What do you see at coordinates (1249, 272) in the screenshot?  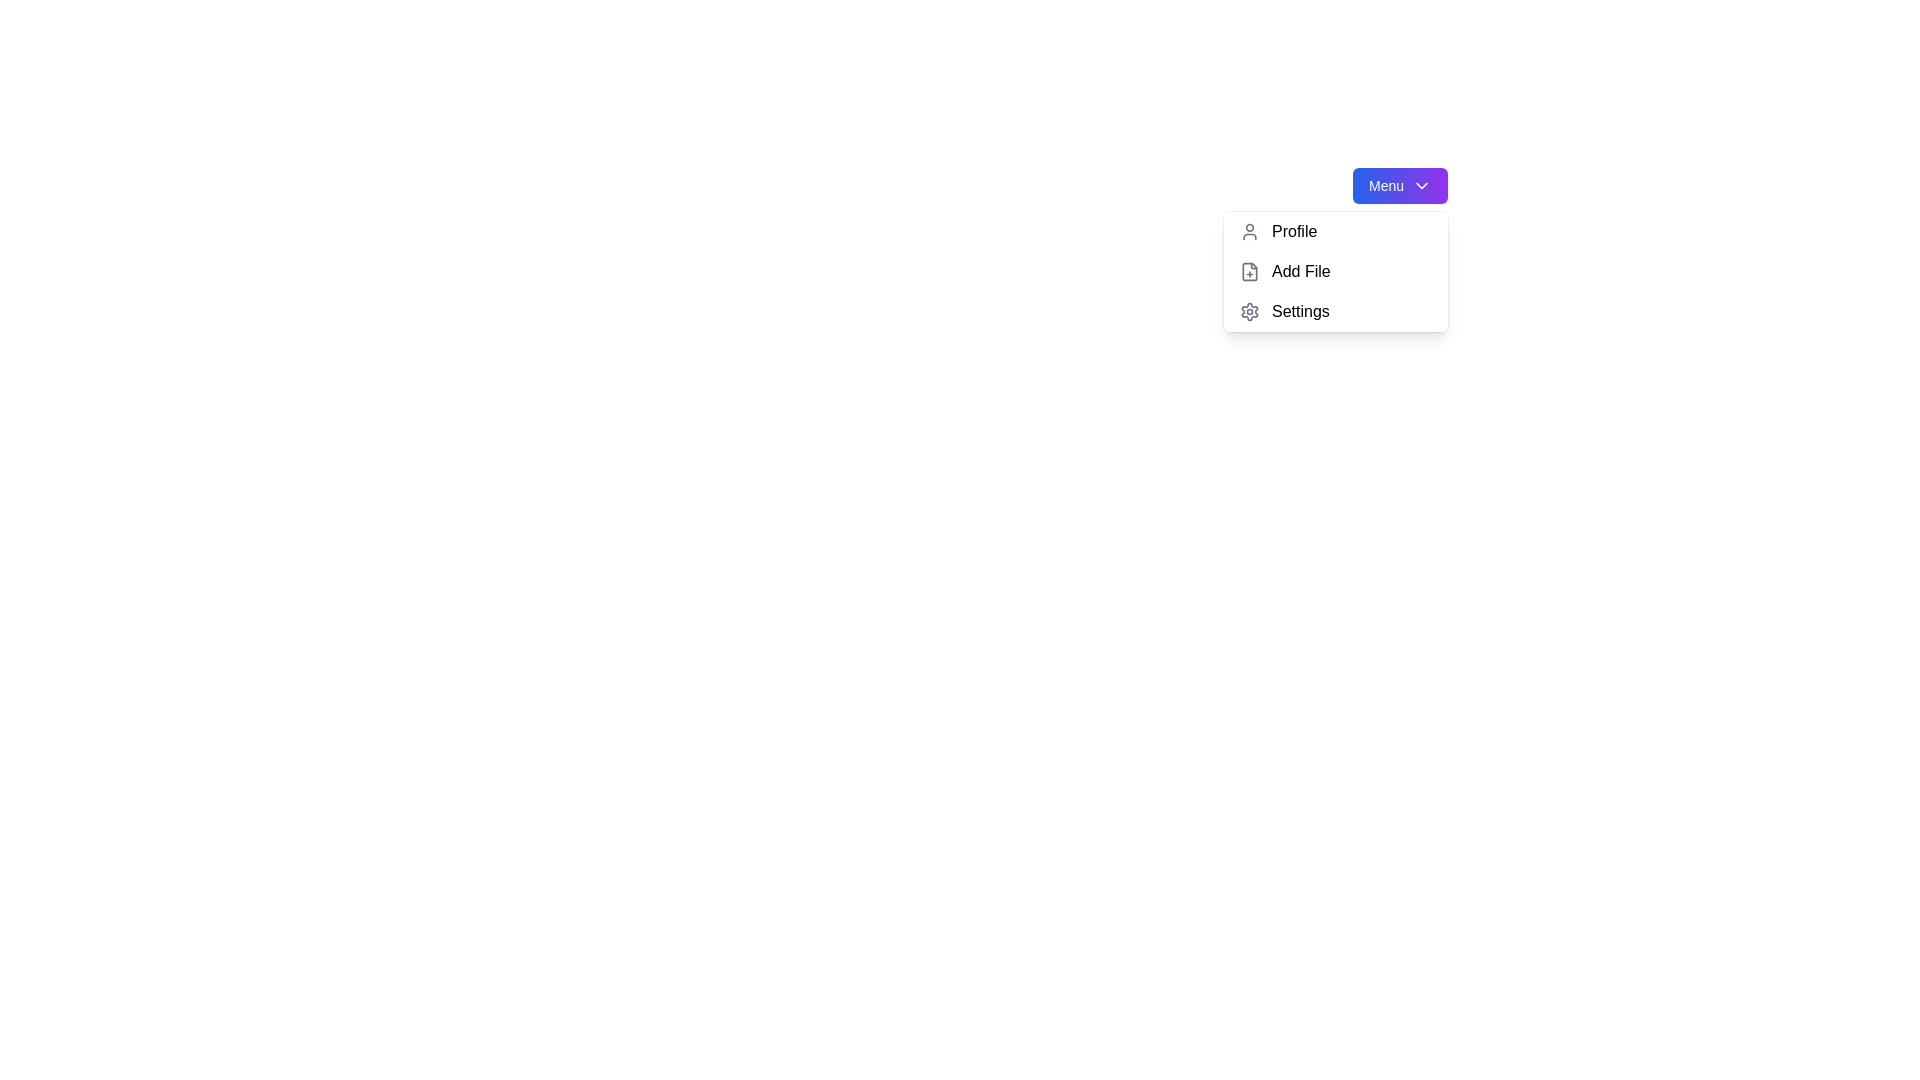 I see `the document icon located in the second option of the 'Menu' dropdown with a purple background on the right side of the interface` at bounding box center [1249, 272].